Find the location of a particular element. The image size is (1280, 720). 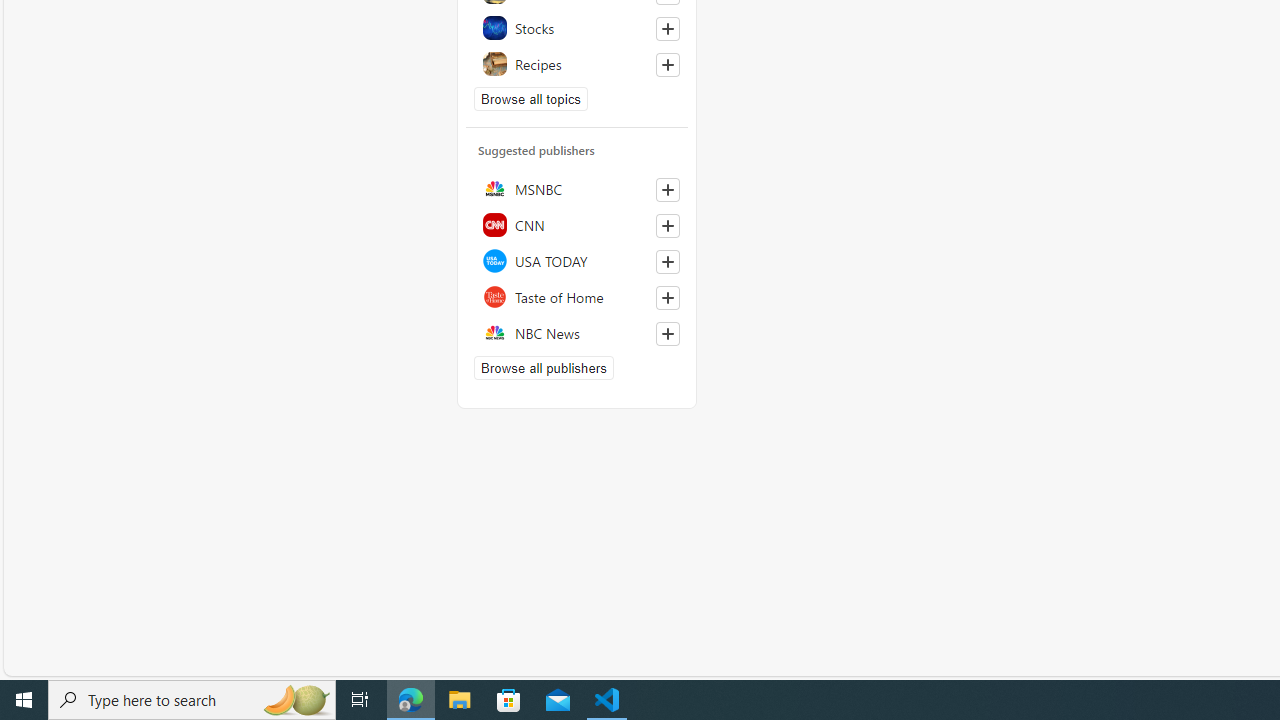

'MSNBC' is located at coordinates (576, 189).